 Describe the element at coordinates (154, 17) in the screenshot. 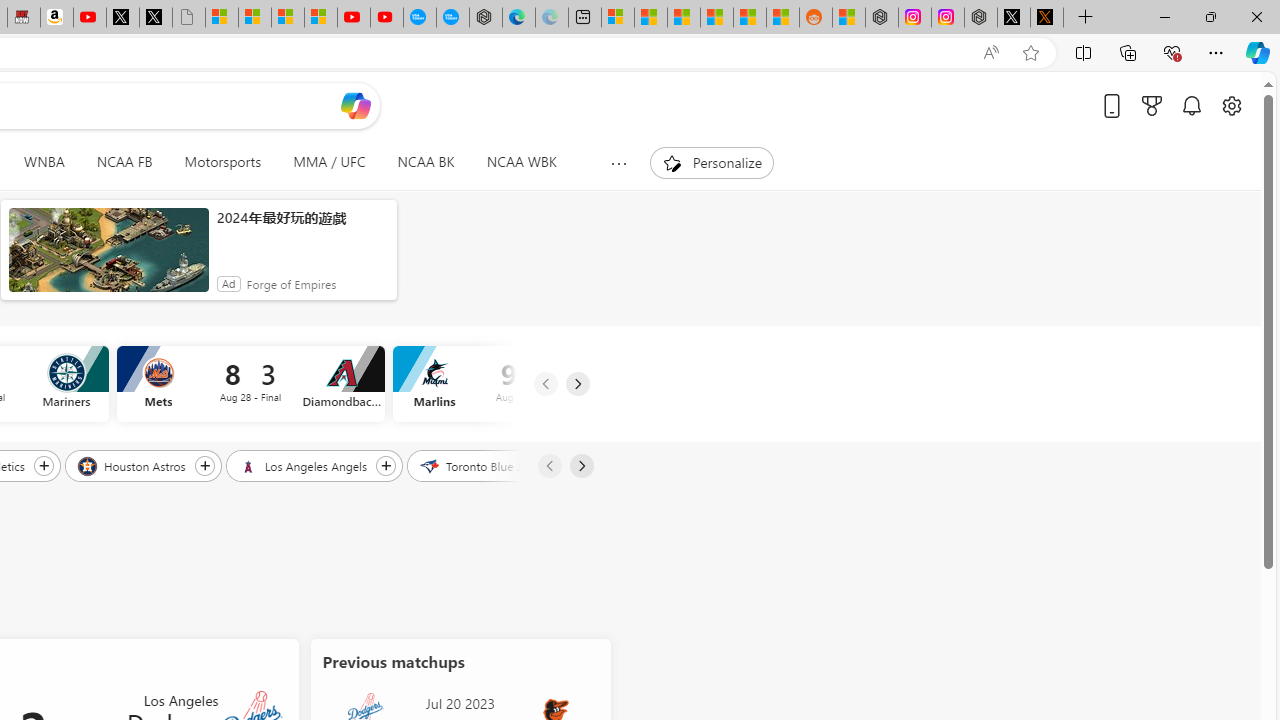

I see `'X'` at that location.